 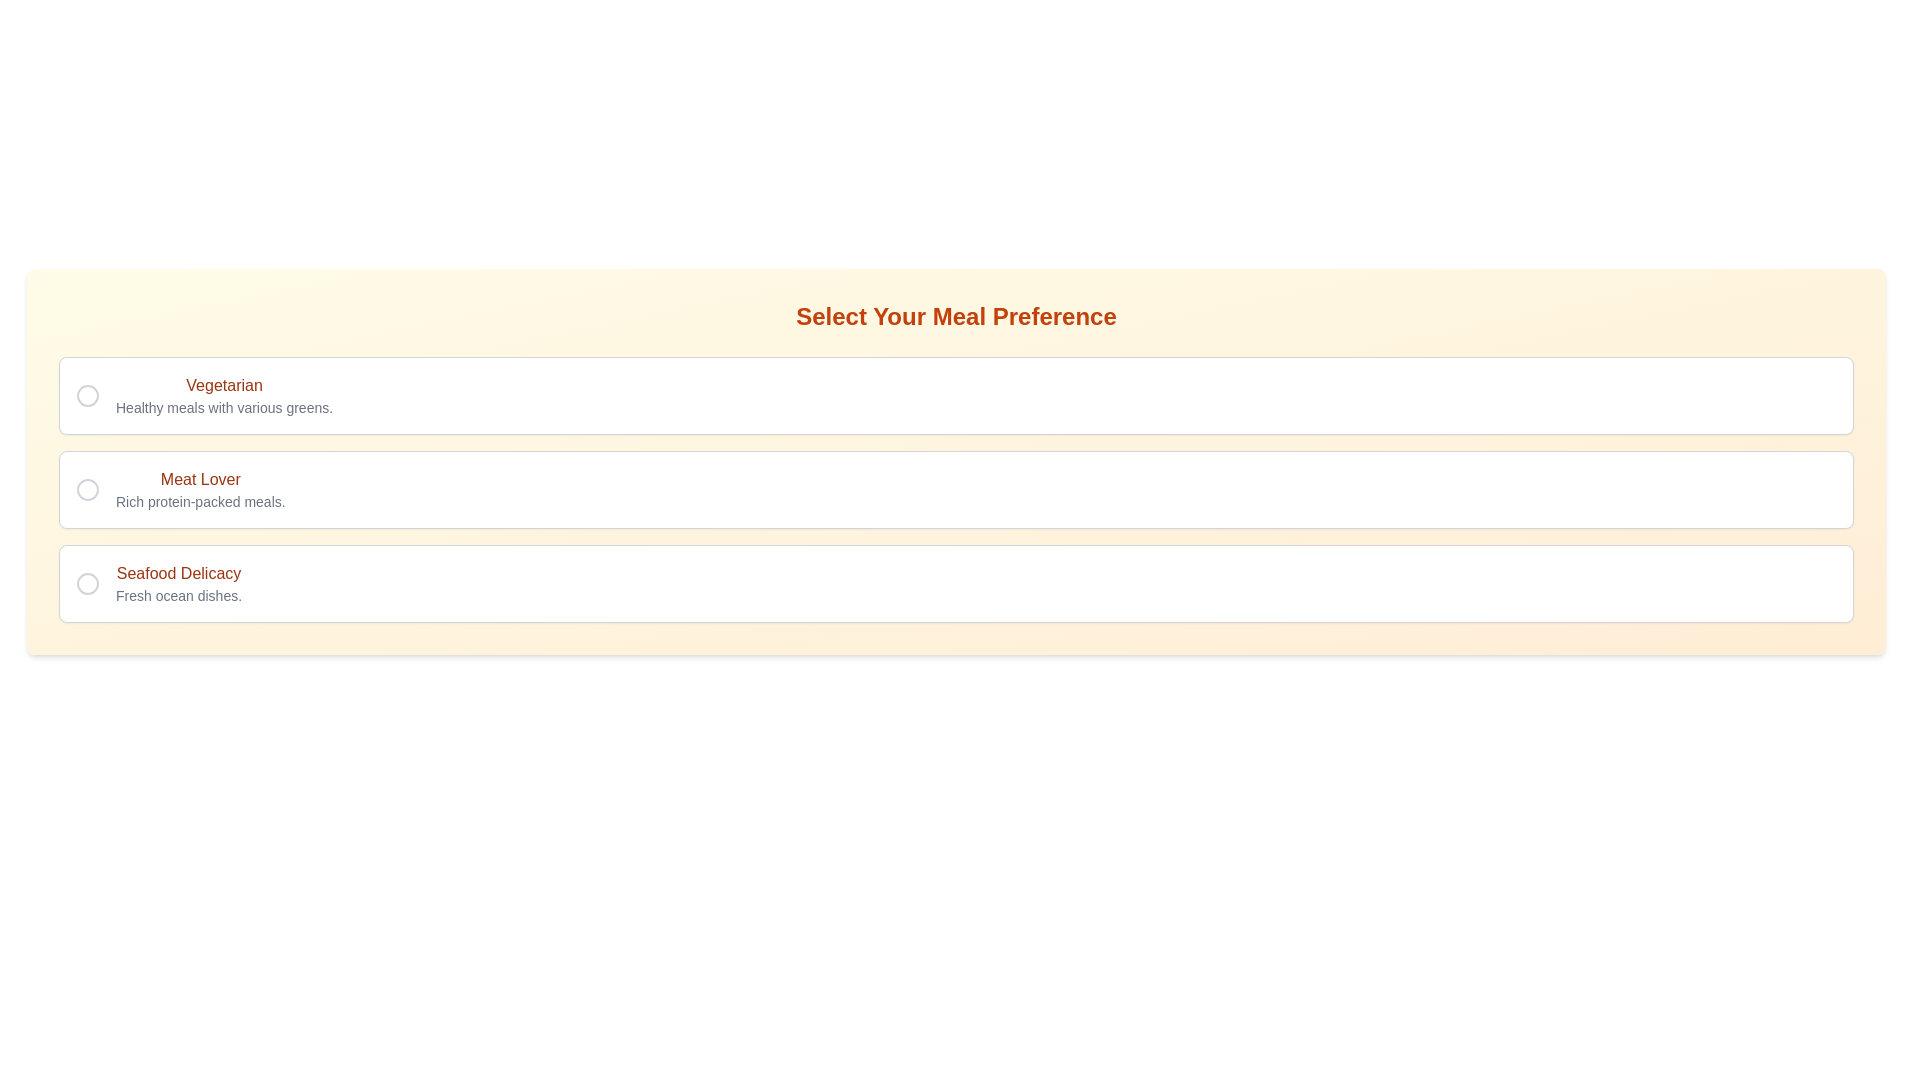 What do you see at coordinates (200, 489) in the screenshot?
I see `the 'Meat Lover' list item label` at bounding box center [200, 489].